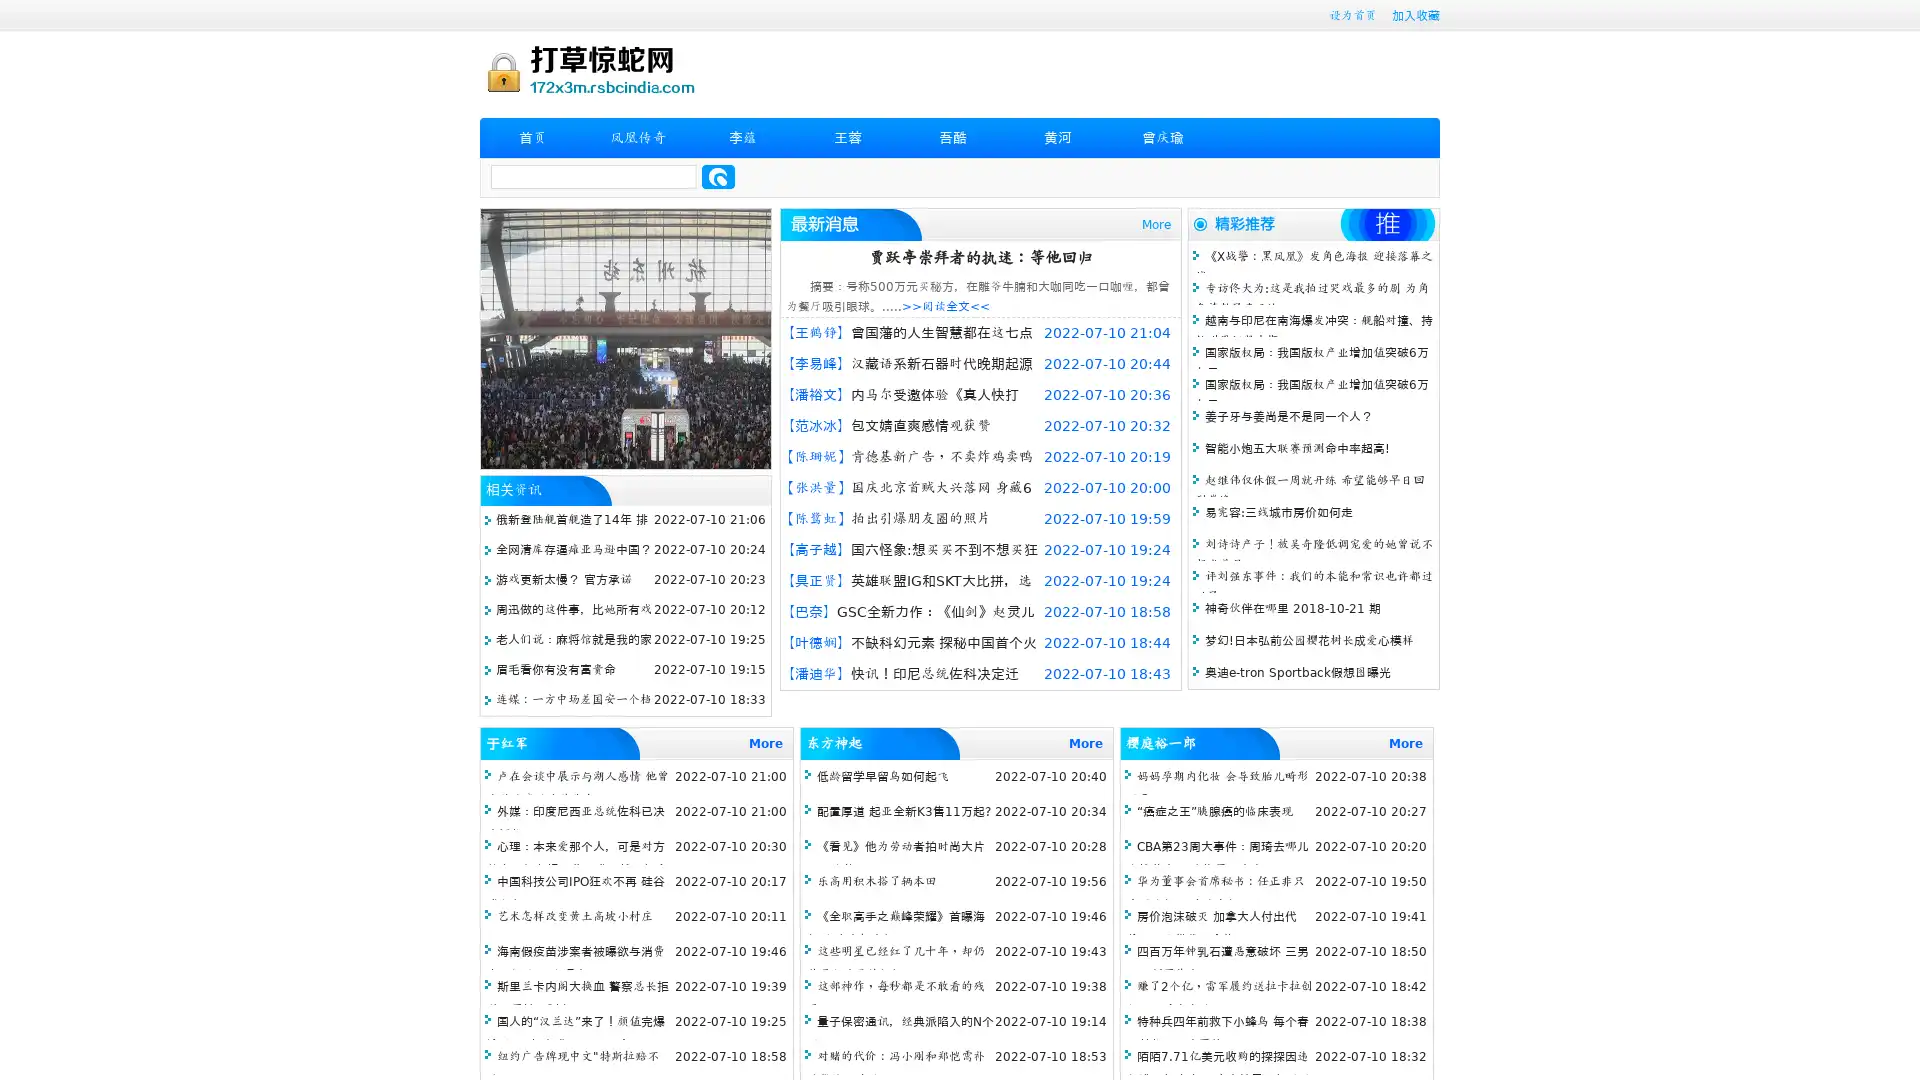 The height and width of the screenshot is (1080, 1920). Describe the element at coordinates (718, 176) in the screenshot. I see `Search` at that location.